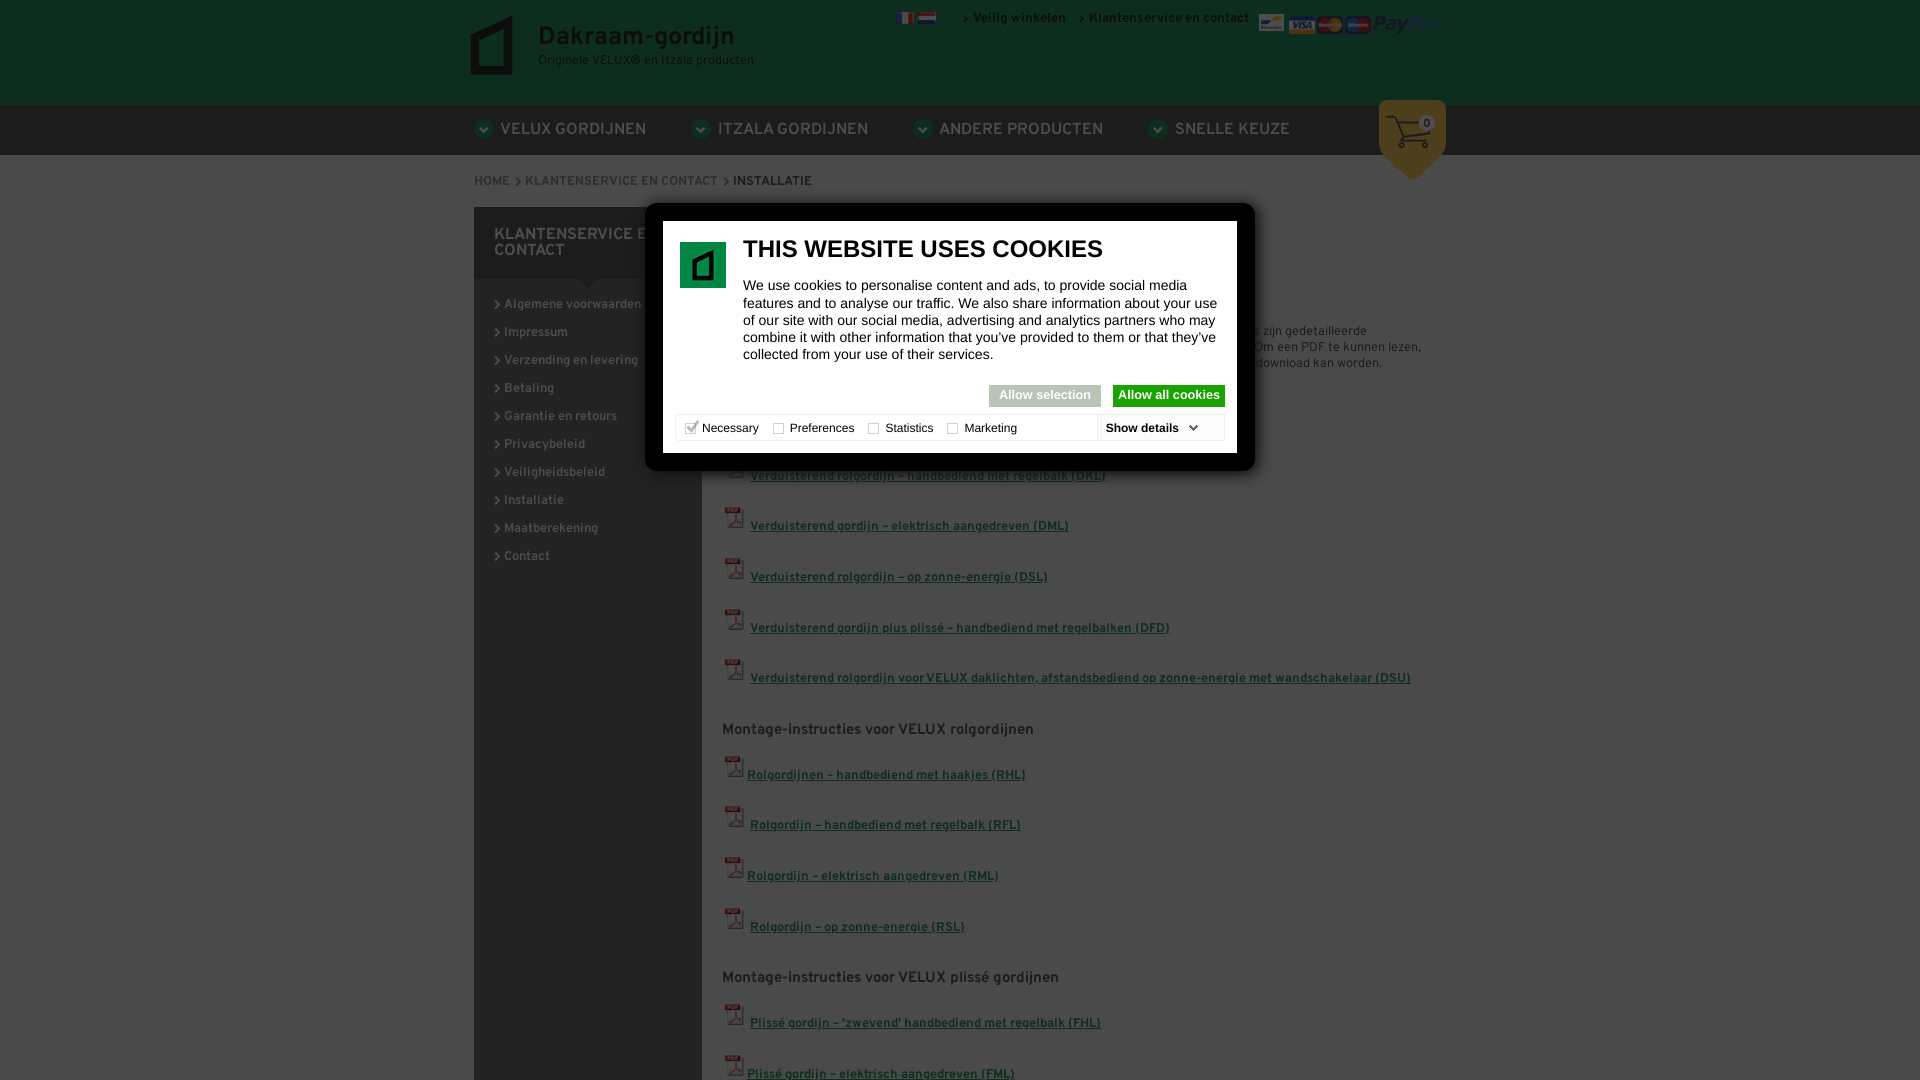 The height and width of the screenshot is (1080, 1920). Describe the element at coordinates (560, 130) in the screenshot. I see `'VELUX GORDIJNEN'` at that location.